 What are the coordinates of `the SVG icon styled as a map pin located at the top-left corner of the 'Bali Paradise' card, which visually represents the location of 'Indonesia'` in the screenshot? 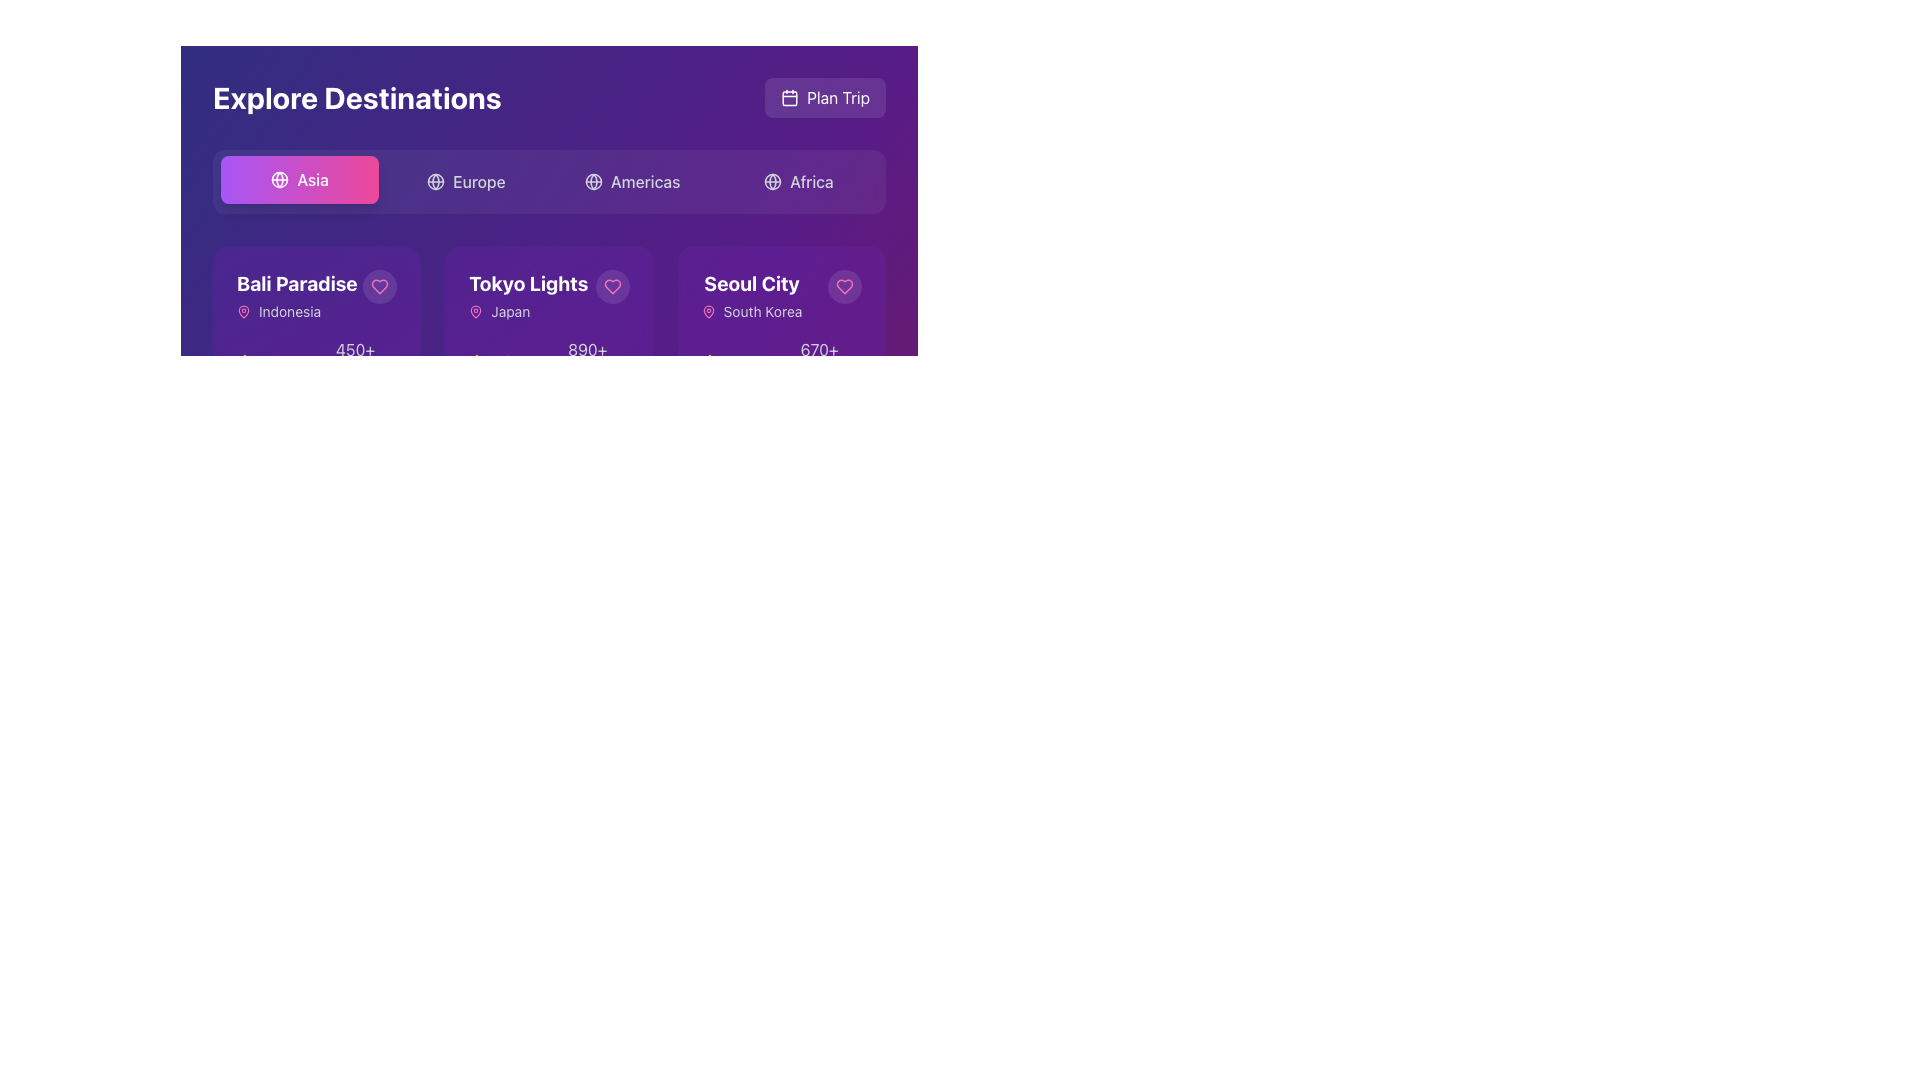 It's located at (243, 312).